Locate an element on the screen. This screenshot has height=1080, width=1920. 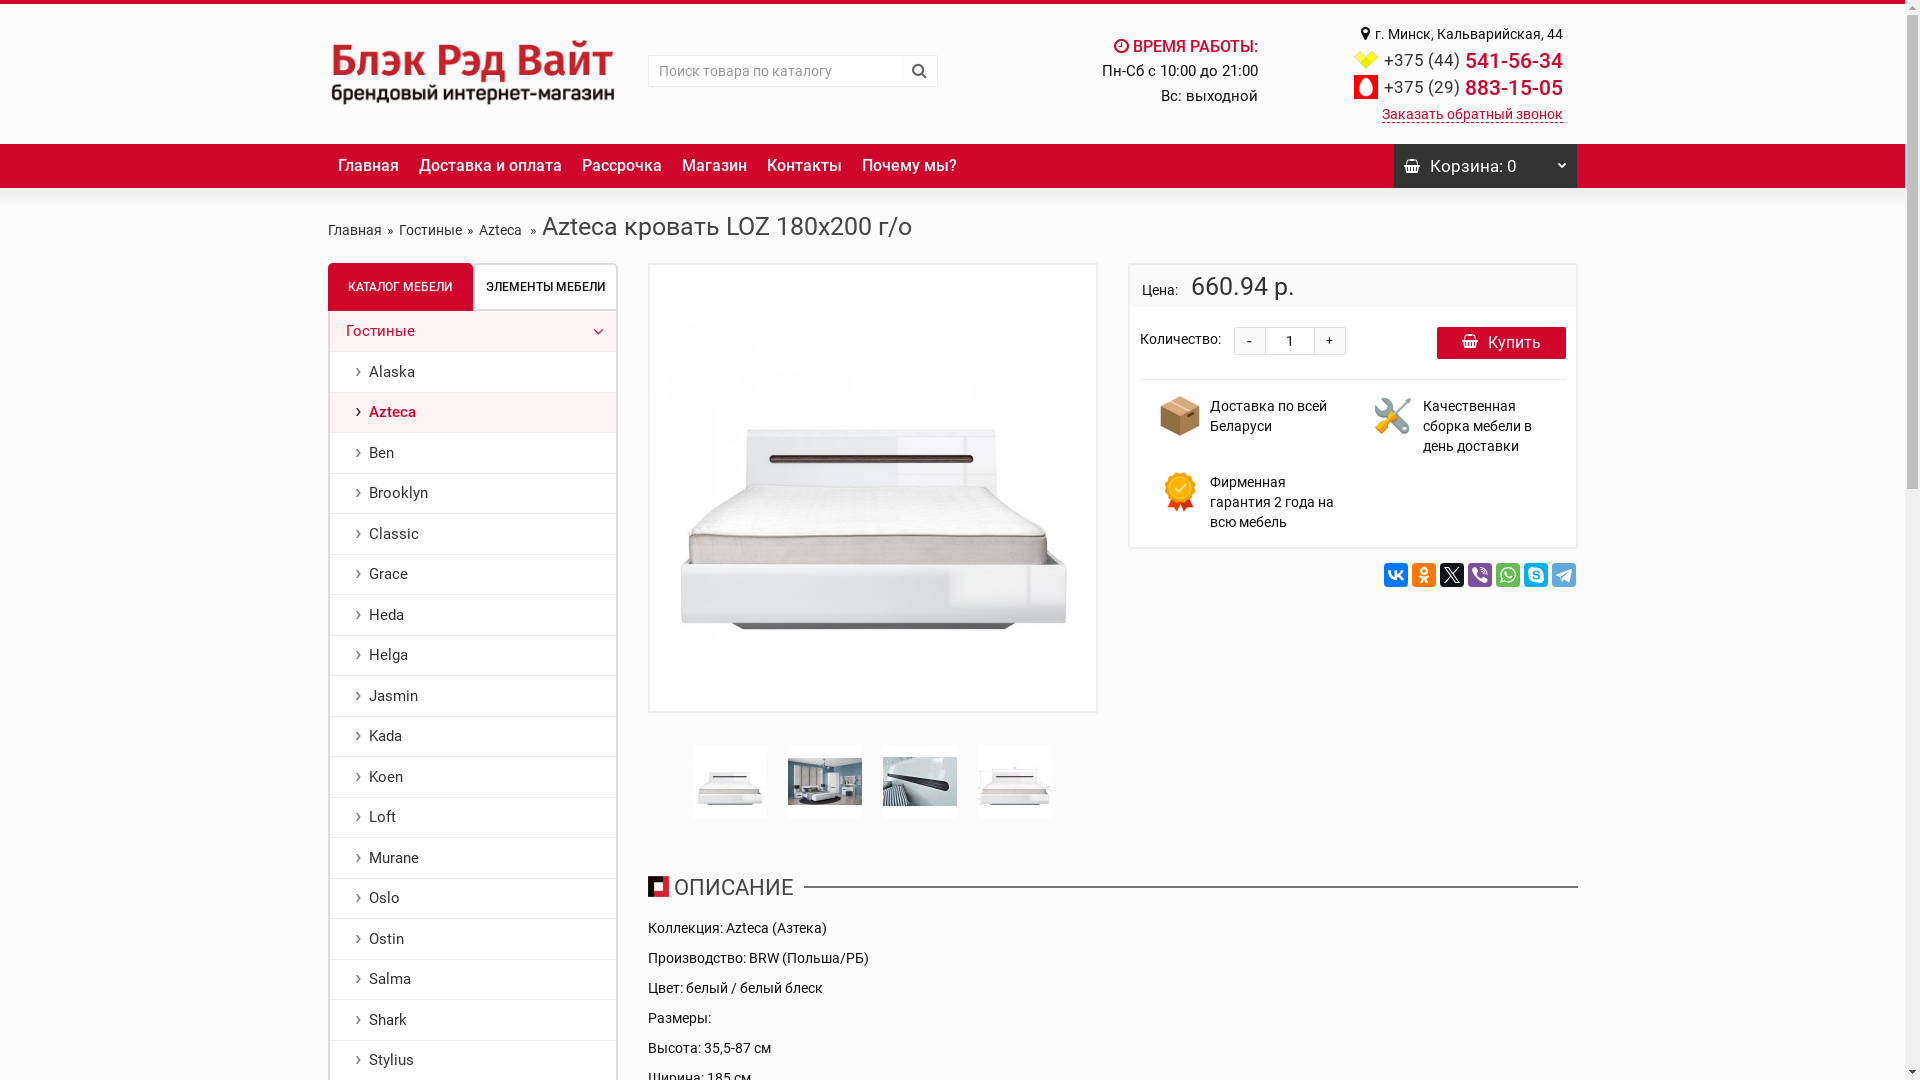
'Twitter' is located at coordinates (1451, 574).